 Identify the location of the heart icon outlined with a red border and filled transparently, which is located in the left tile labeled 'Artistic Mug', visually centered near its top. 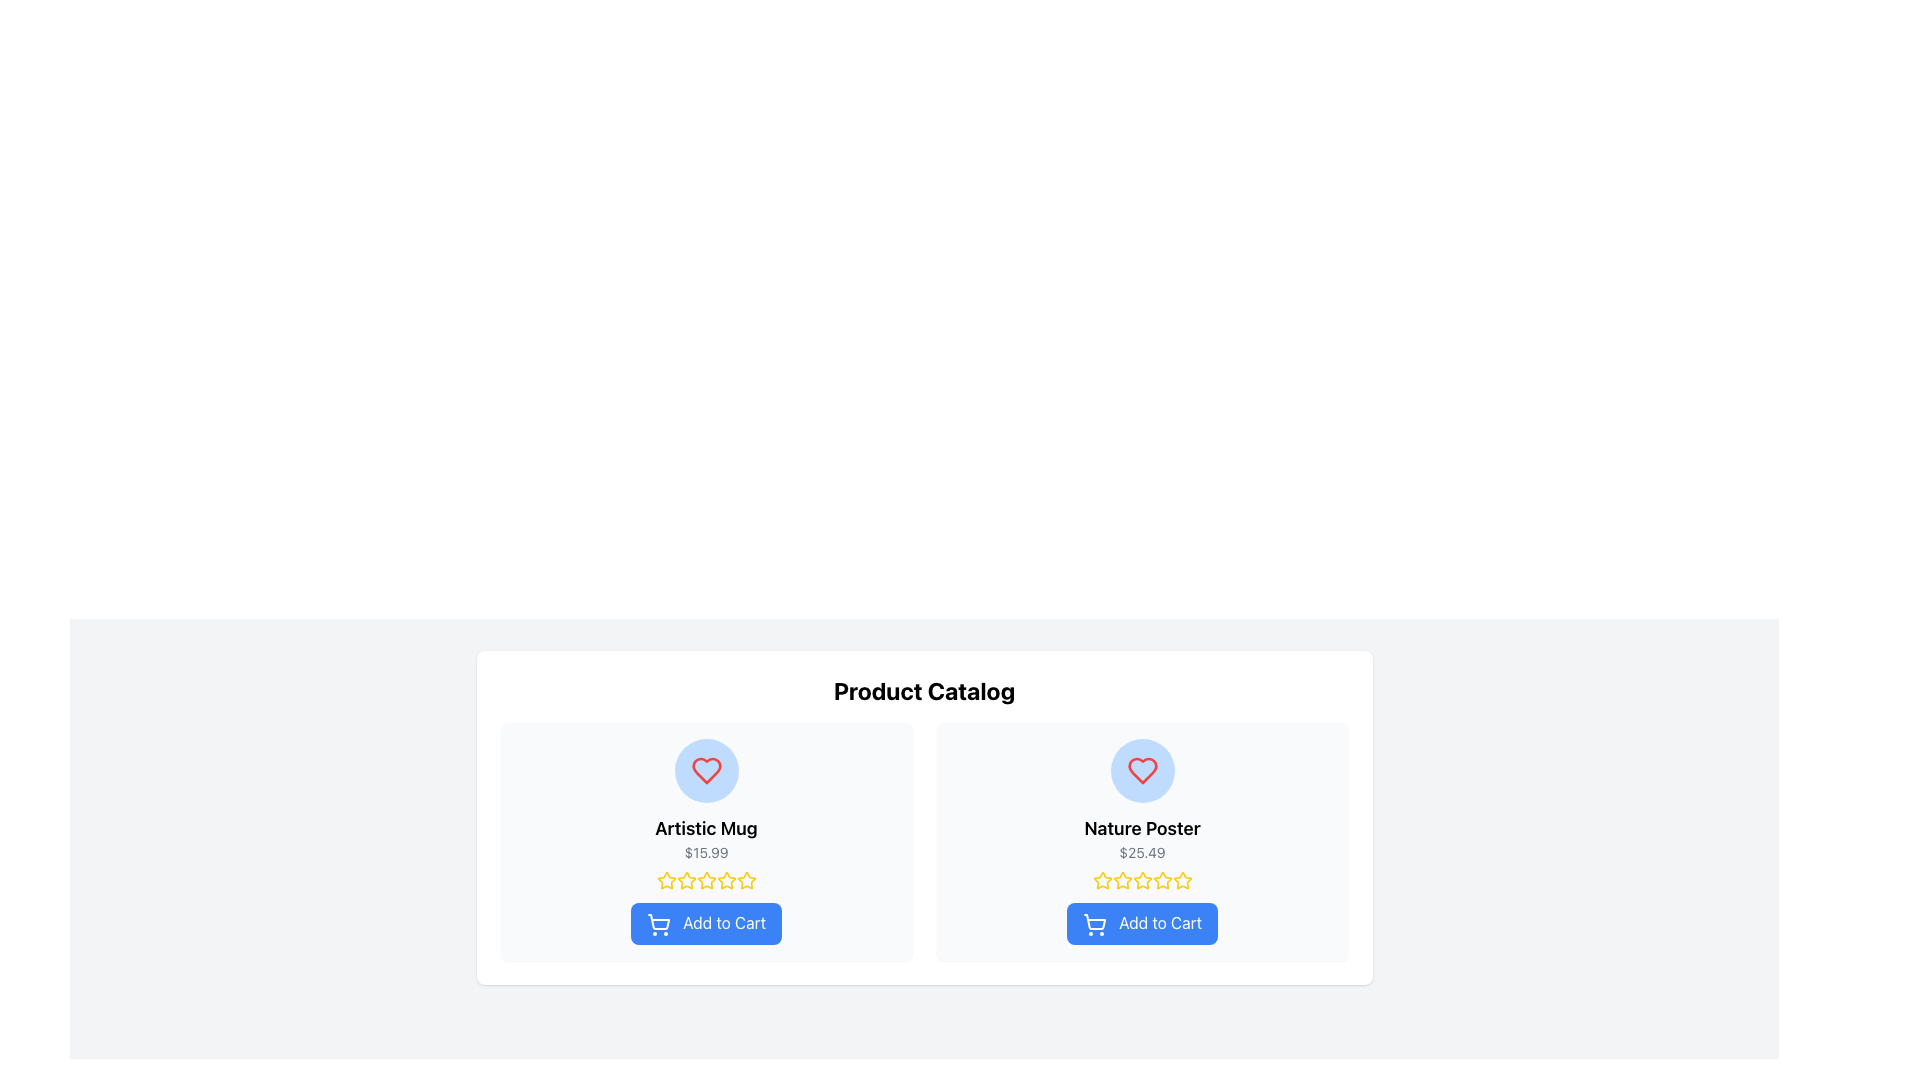
(1142, 770).